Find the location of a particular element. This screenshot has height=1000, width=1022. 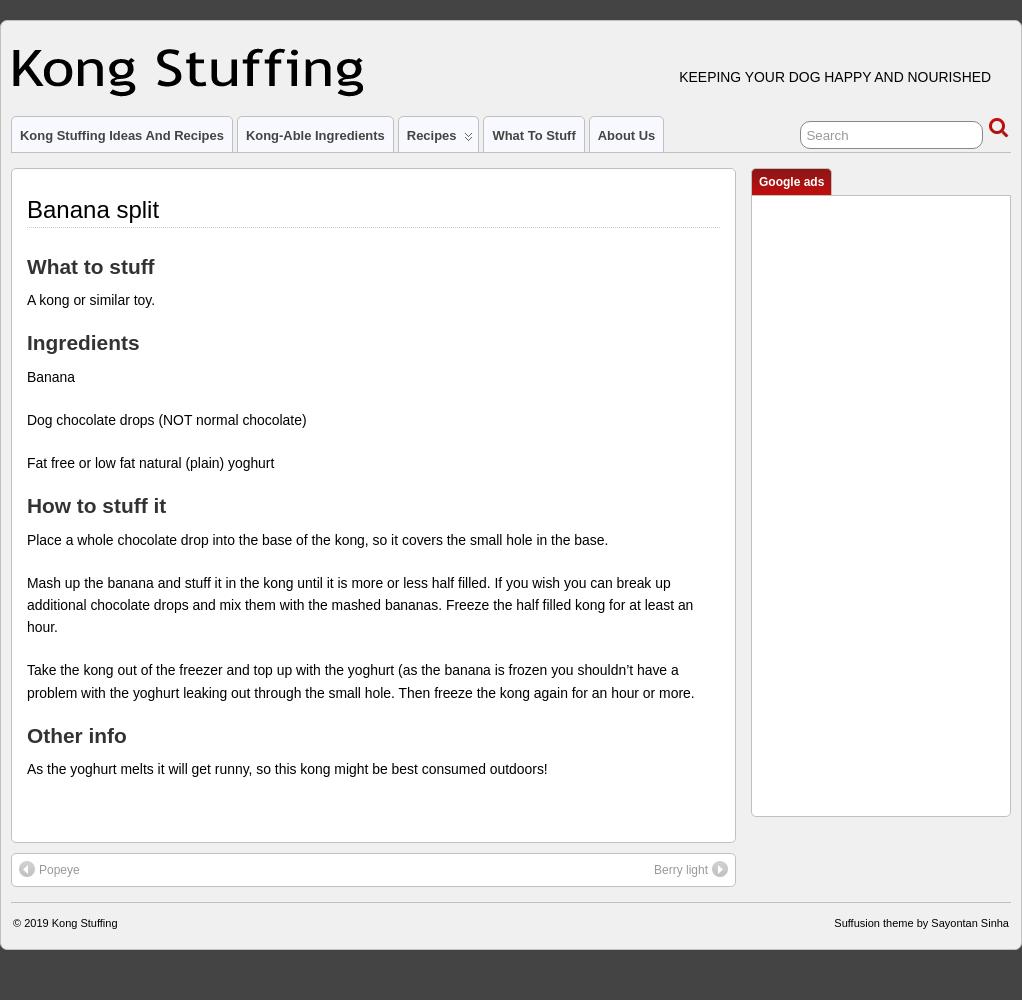

'Fat free or low fat natural (plain) yoghurt' is located at coordinates (149, 462).